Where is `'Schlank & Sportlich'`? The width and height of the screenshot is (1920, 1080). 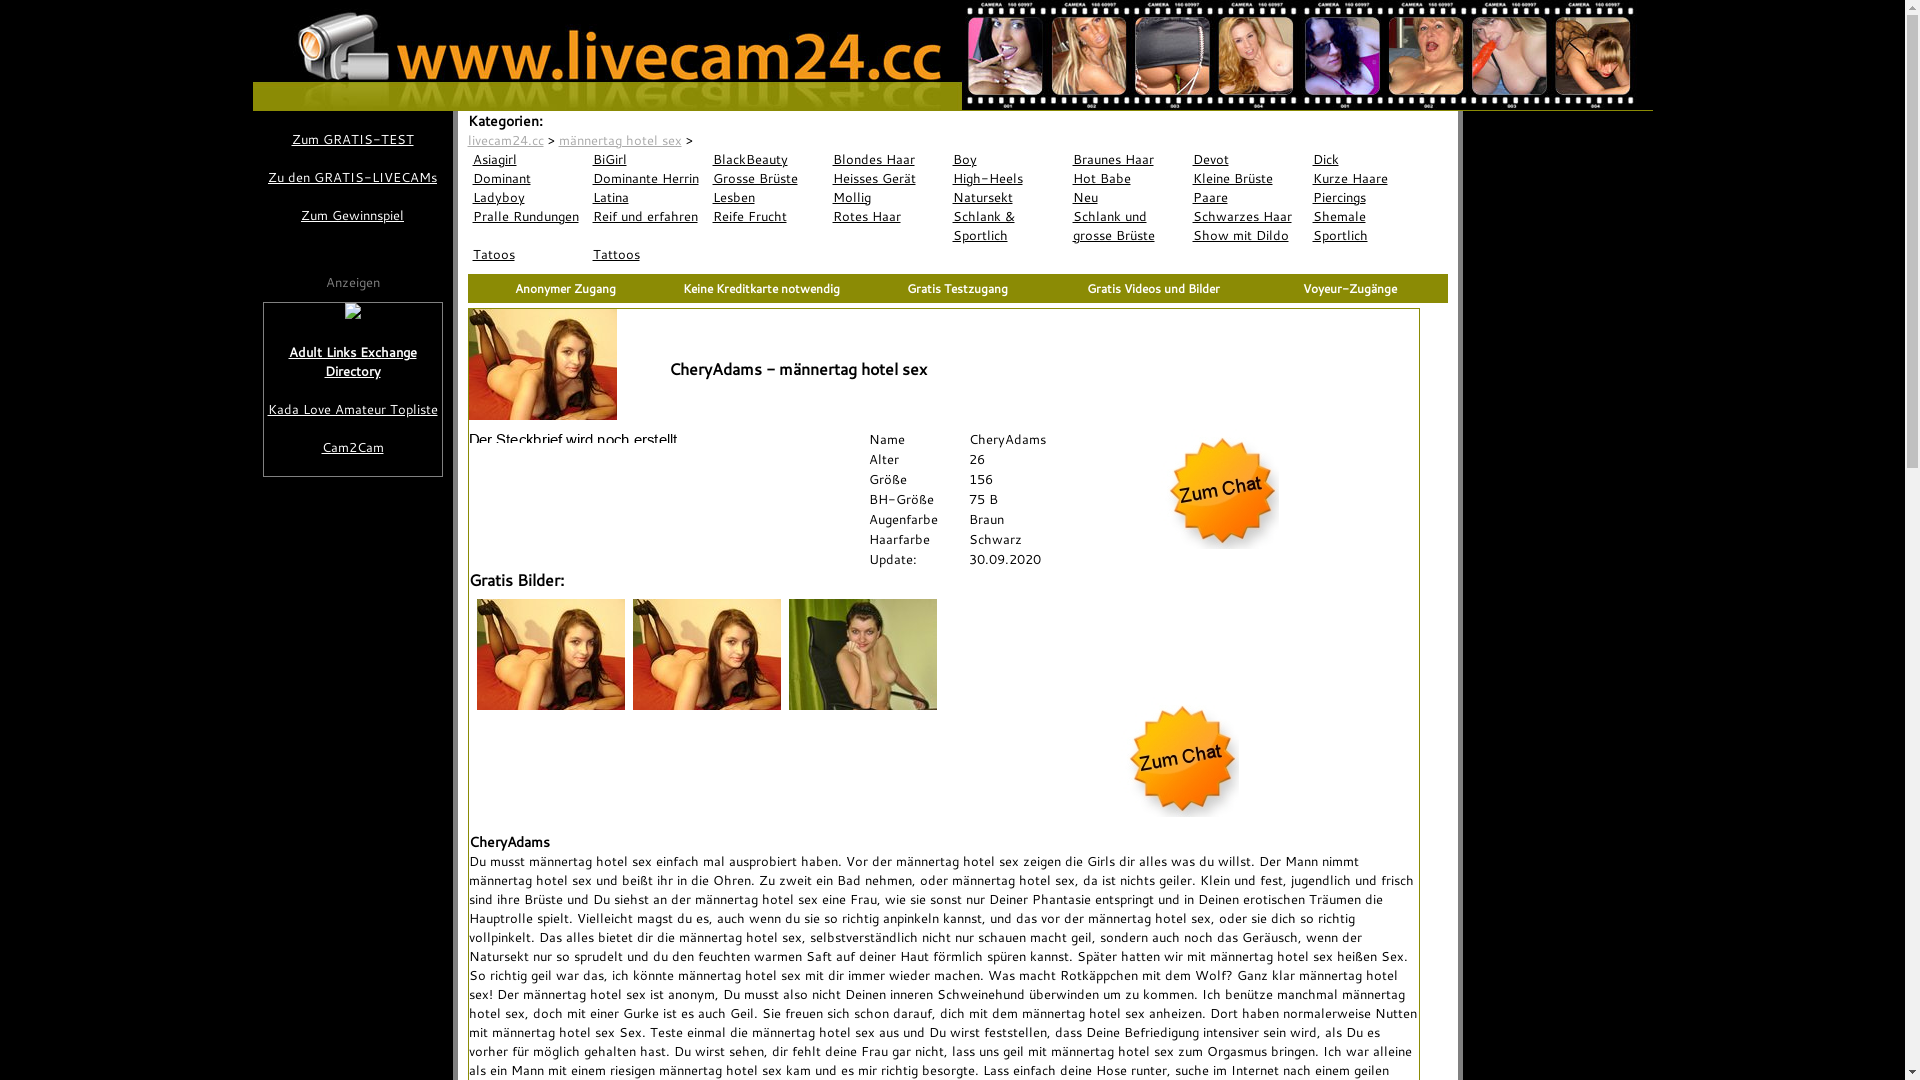 'Schlank & Sportlich' is located at coordinates (1008, 225).